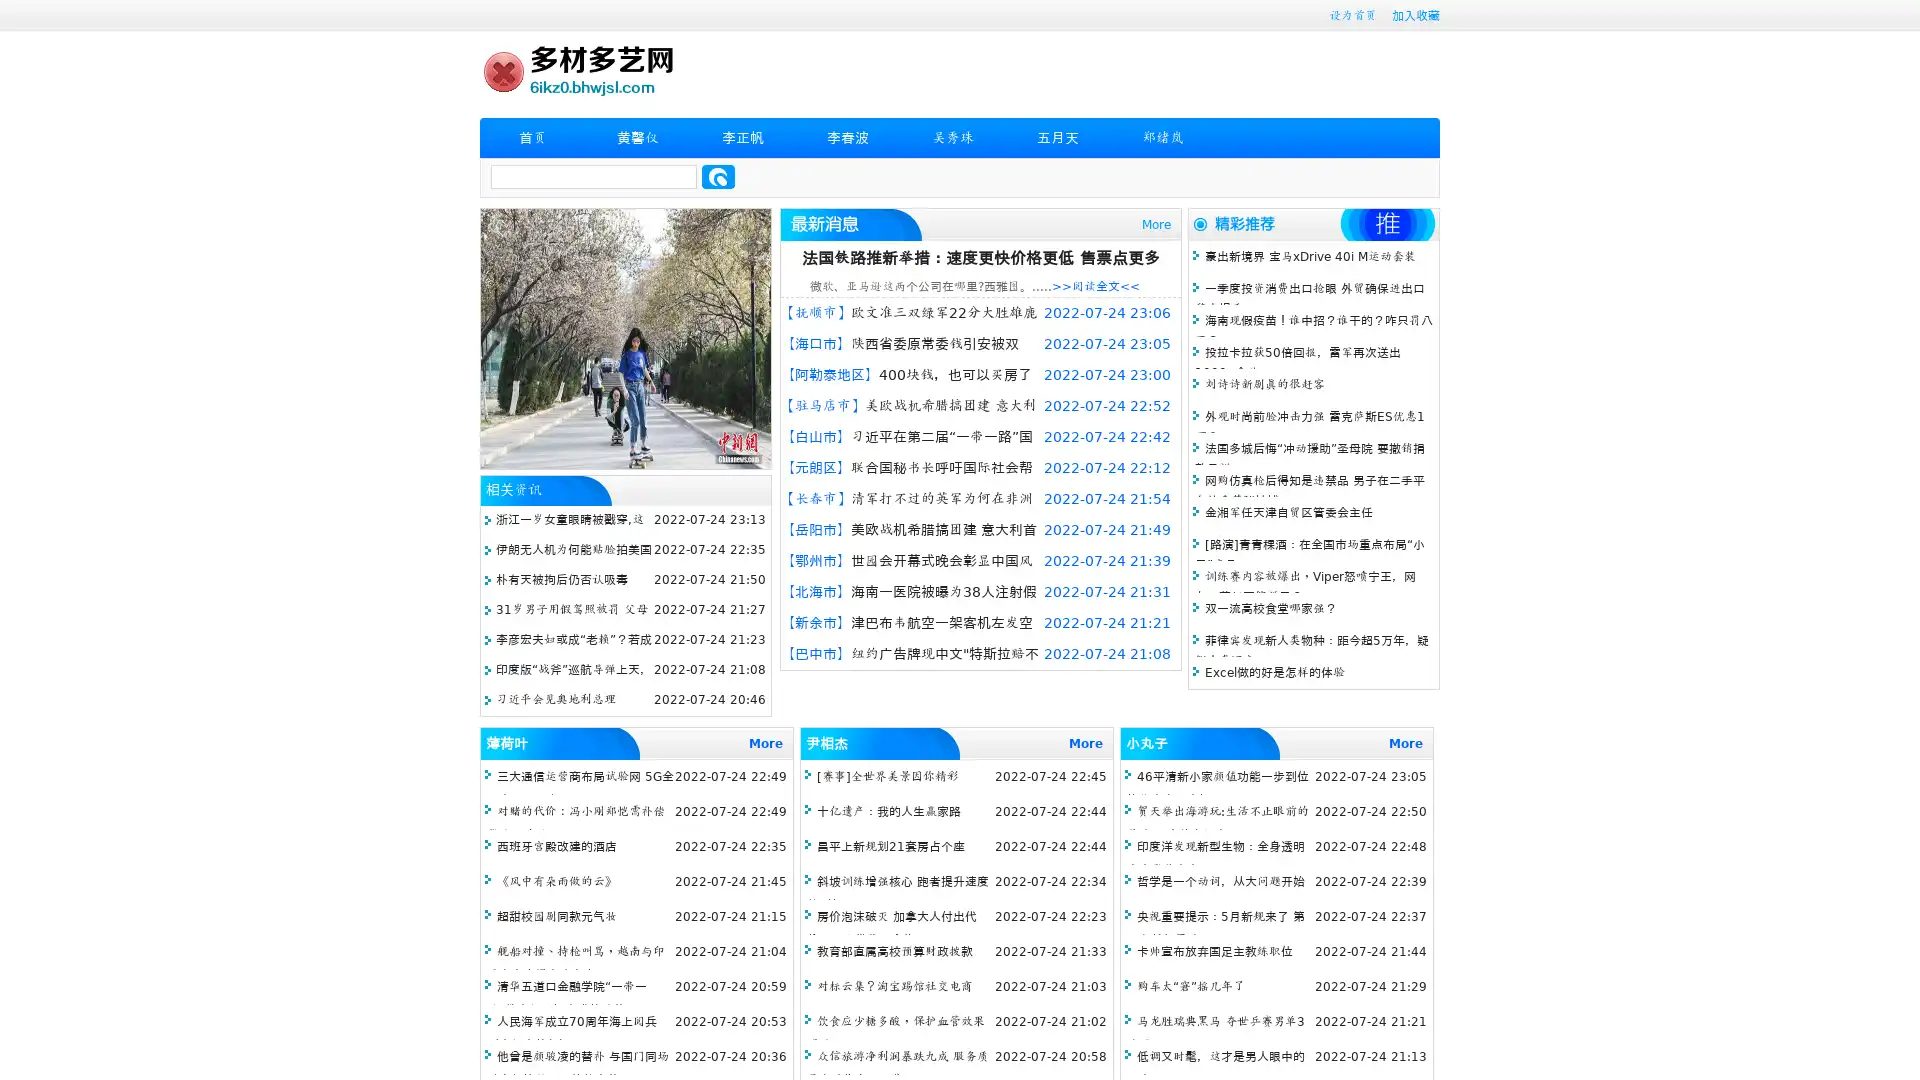 The image size is (1920, 1080). Describe the element at coordinates (718, 176) in the screenshot. I see `Search` at that location.